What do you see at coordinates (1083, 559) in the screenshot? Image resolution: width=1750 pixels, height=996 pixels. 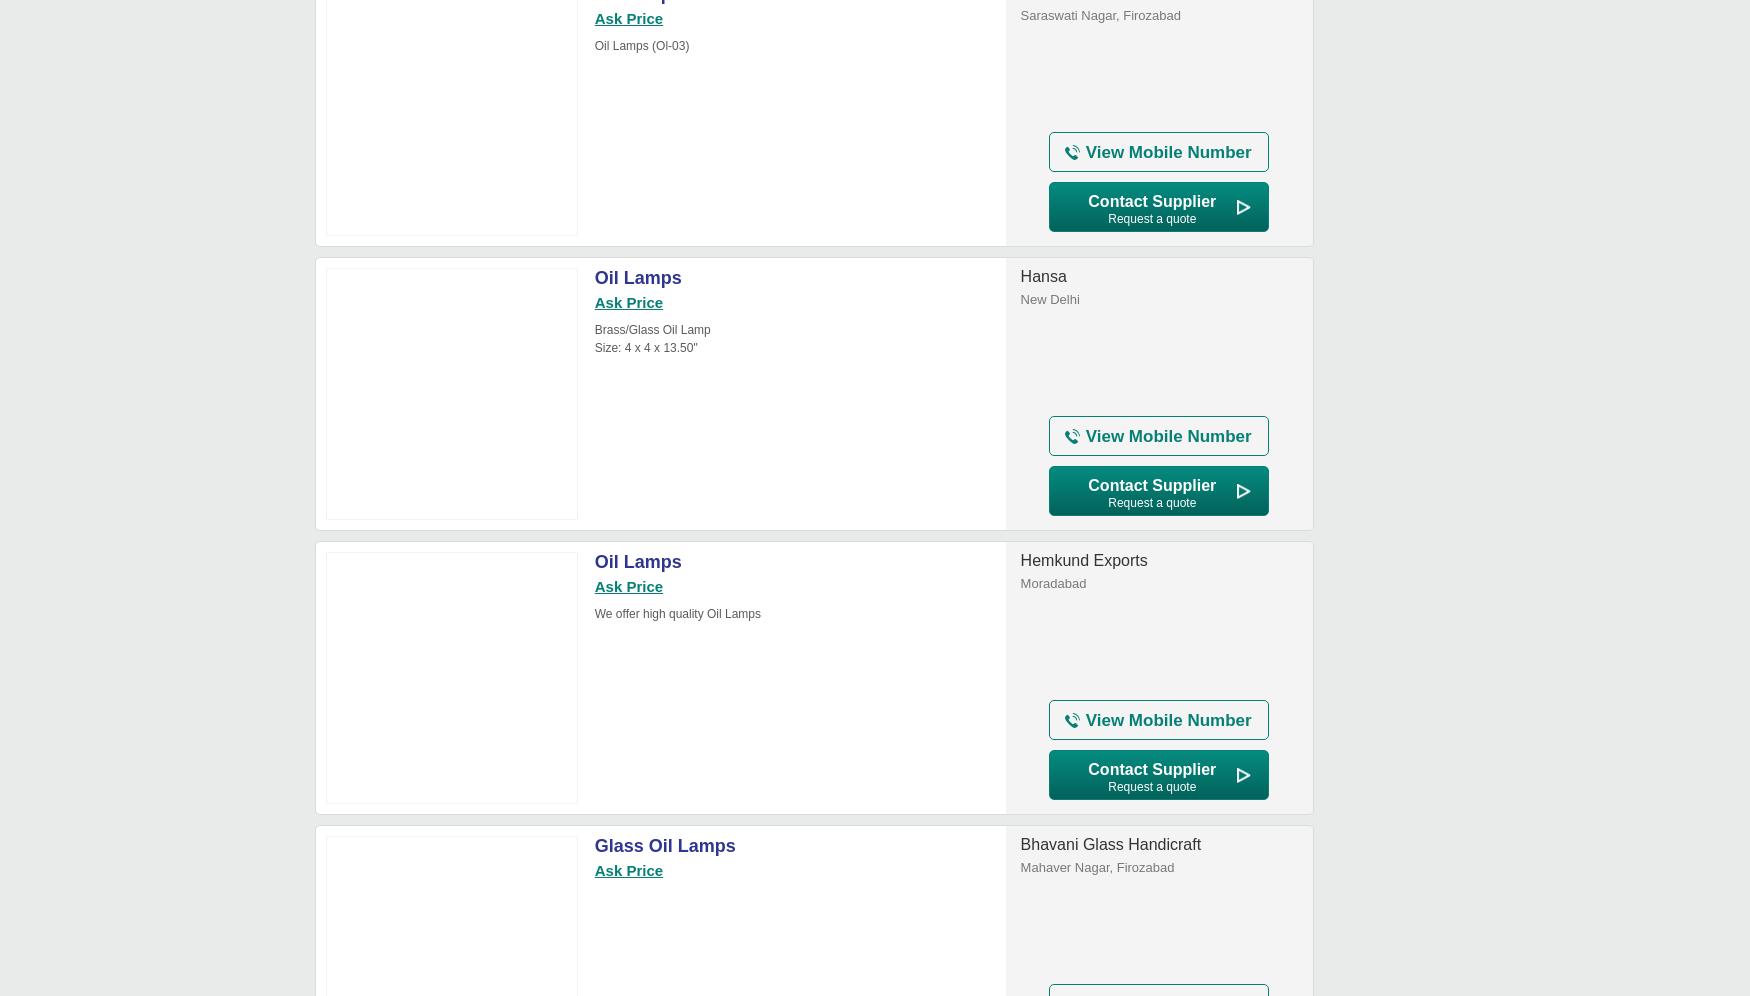 I see `'Hemkund Exports'` at bounding box center [1083, 559].